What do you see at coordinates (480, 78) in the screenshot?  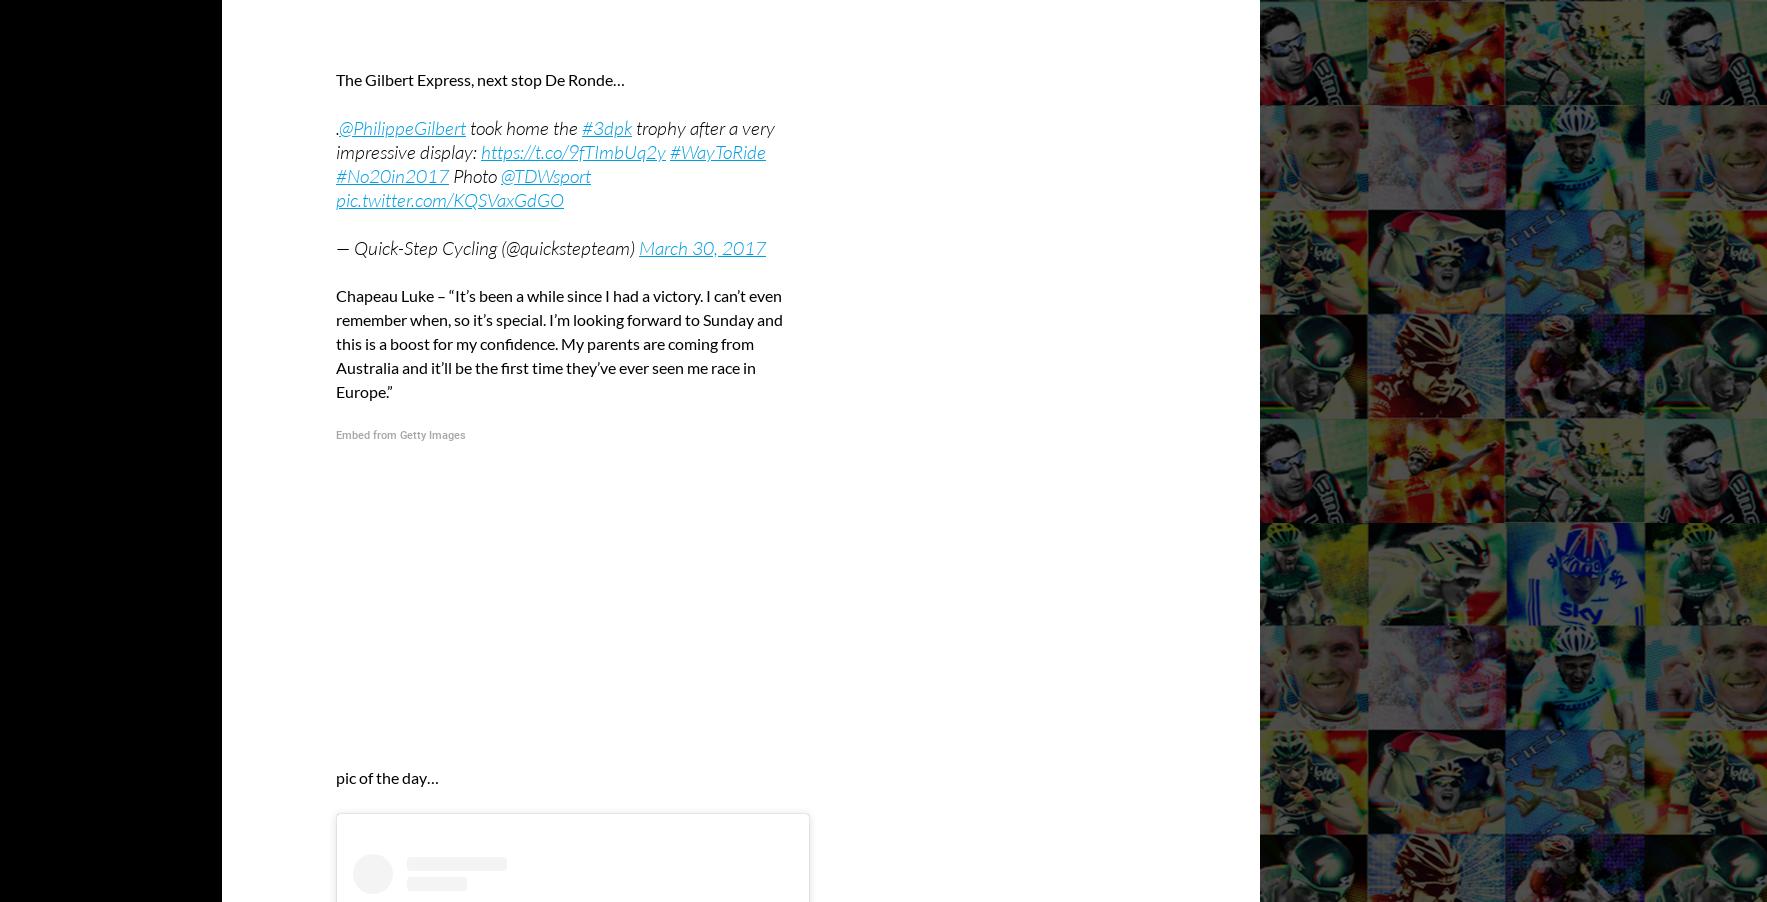 I see `'The Gilbert Express, next stop De Ronde…'` at bounding box center [480, 78].